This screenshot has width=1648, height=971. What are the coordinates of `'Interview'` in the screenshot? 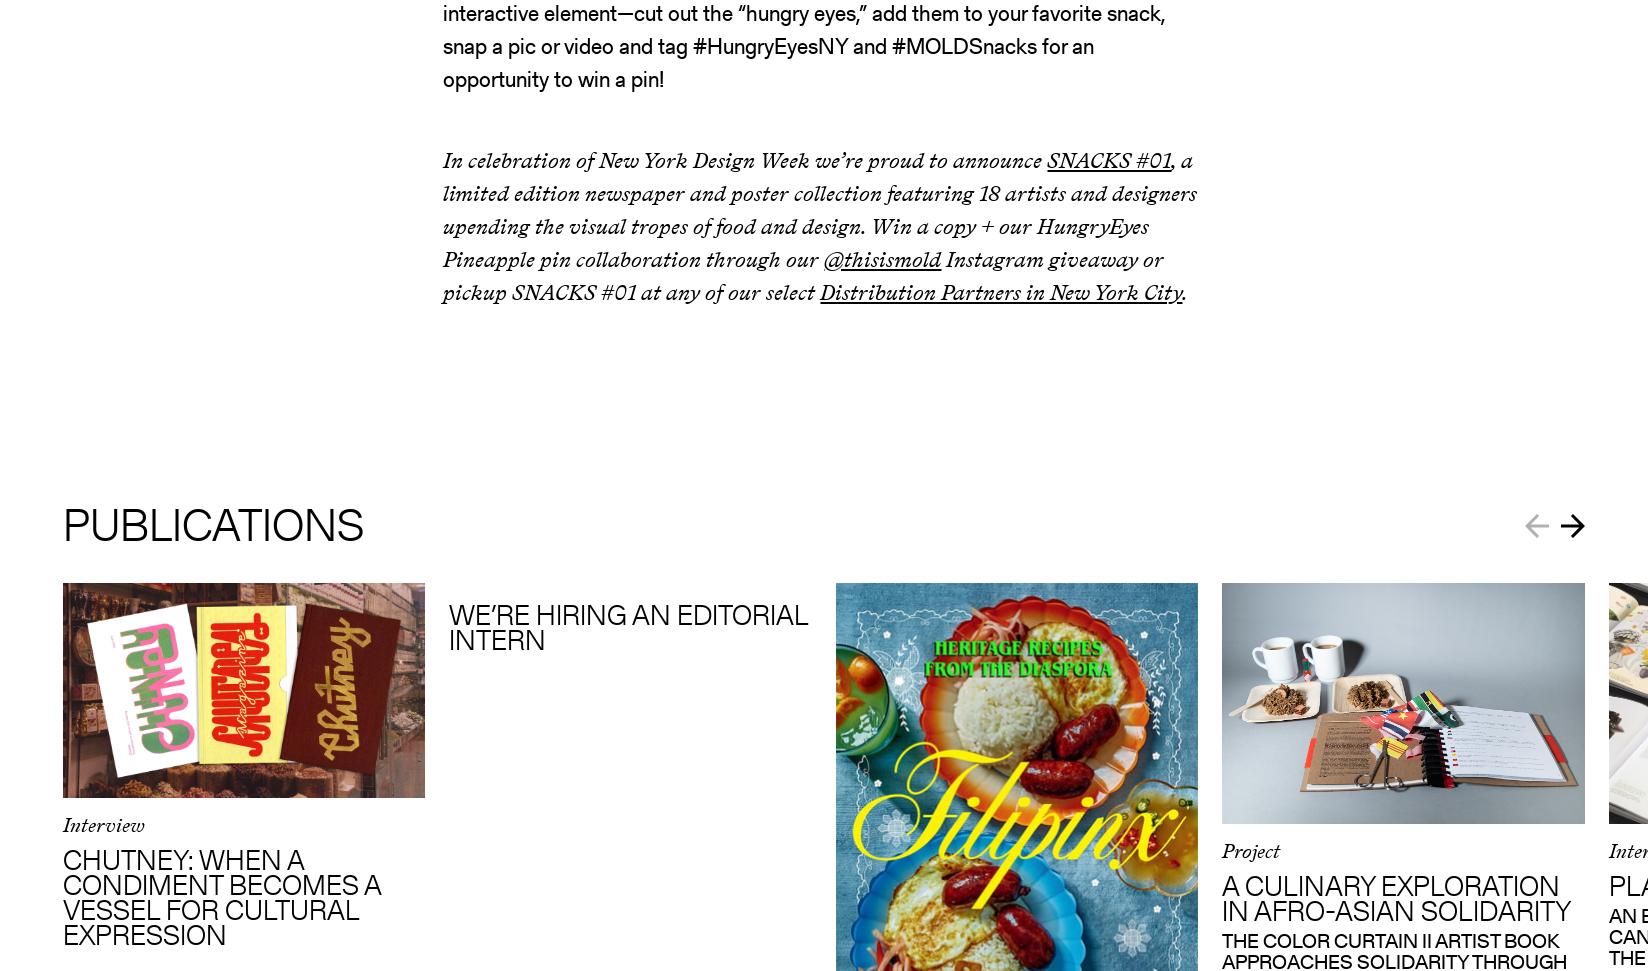 It's located at (103, 822).